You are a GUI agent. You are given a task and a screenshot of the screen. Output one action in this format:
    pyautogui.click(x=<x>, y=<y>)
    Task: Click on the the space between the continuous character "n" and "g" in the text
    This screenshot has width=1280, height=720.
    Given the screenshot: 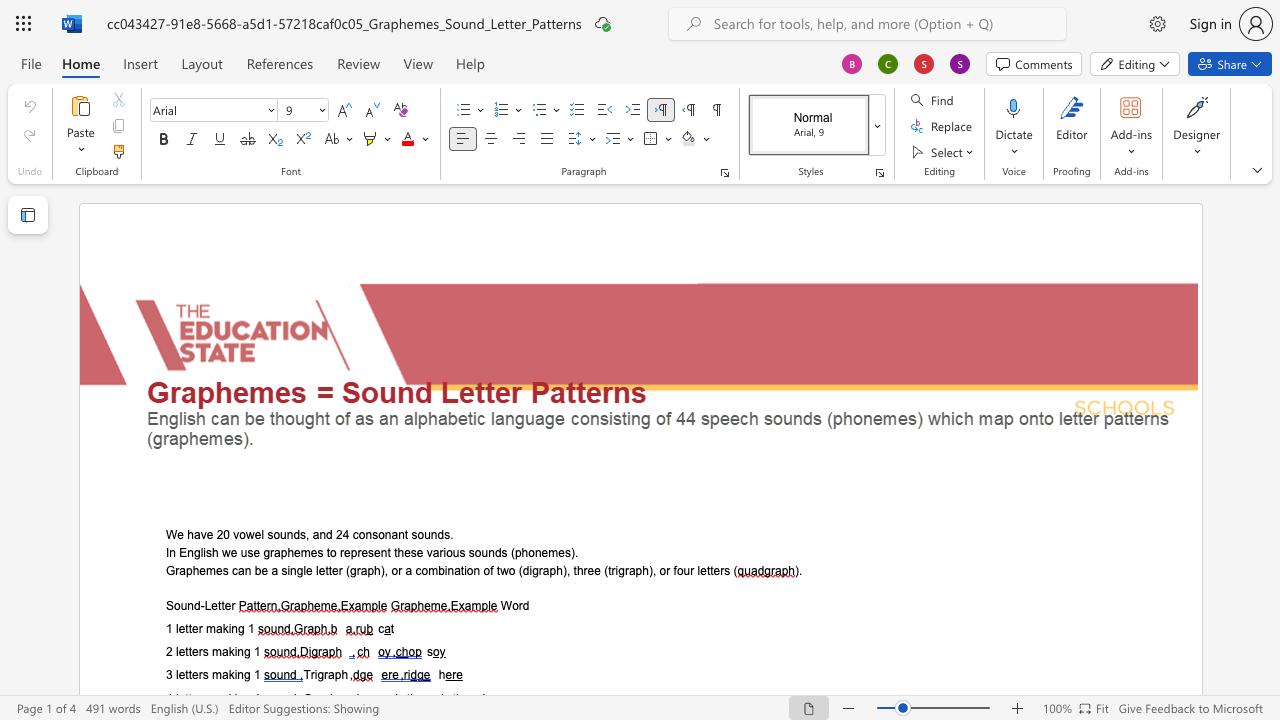 What is the action you would take?
    pyautogui.click(x=242, y=652)
    